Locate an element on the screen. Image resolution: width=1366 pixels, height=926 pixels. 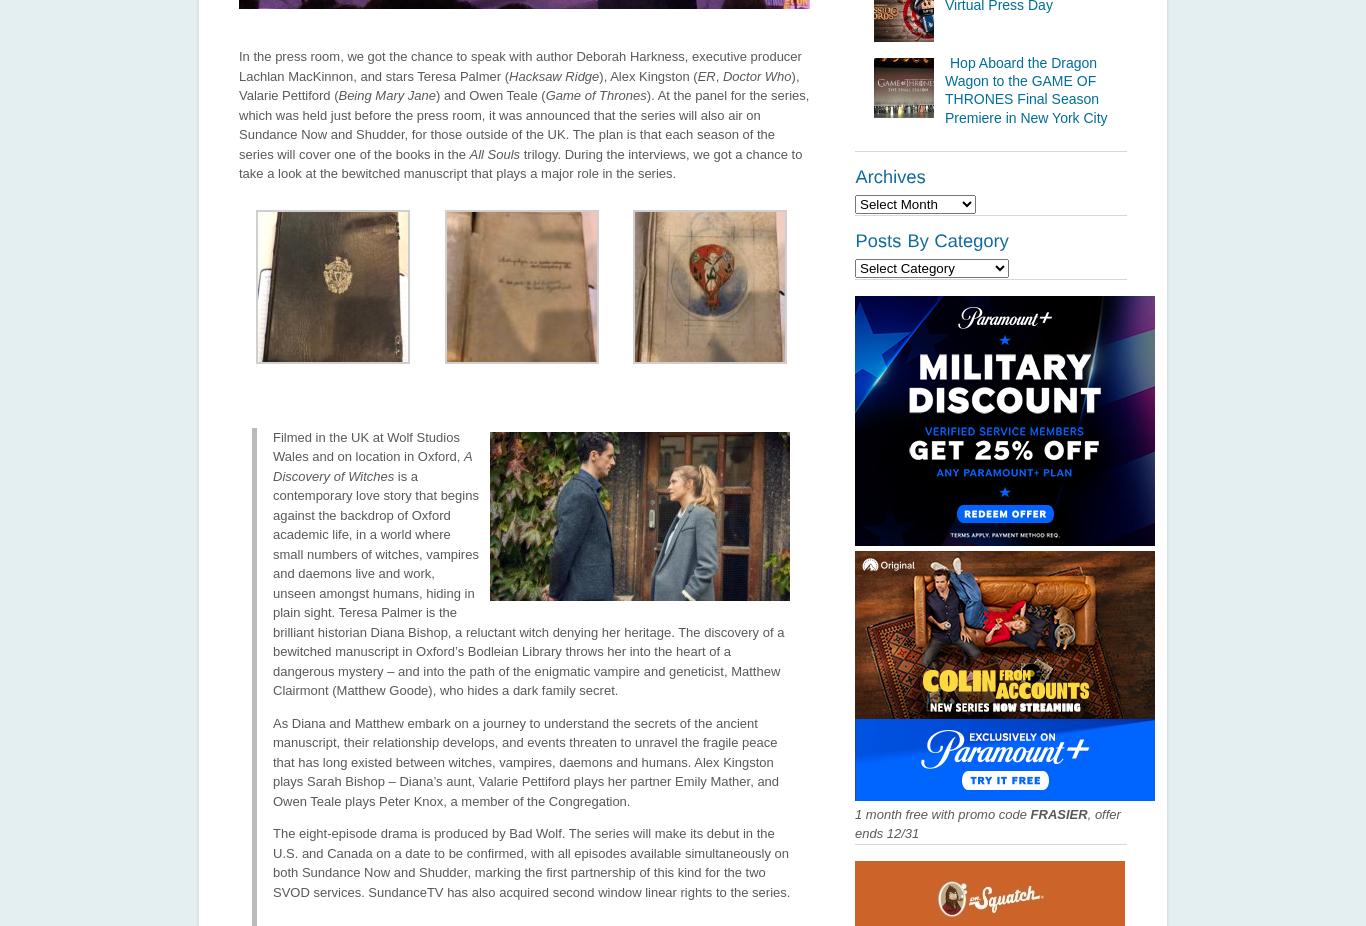
'ER' is located at coordinates (705, 74).